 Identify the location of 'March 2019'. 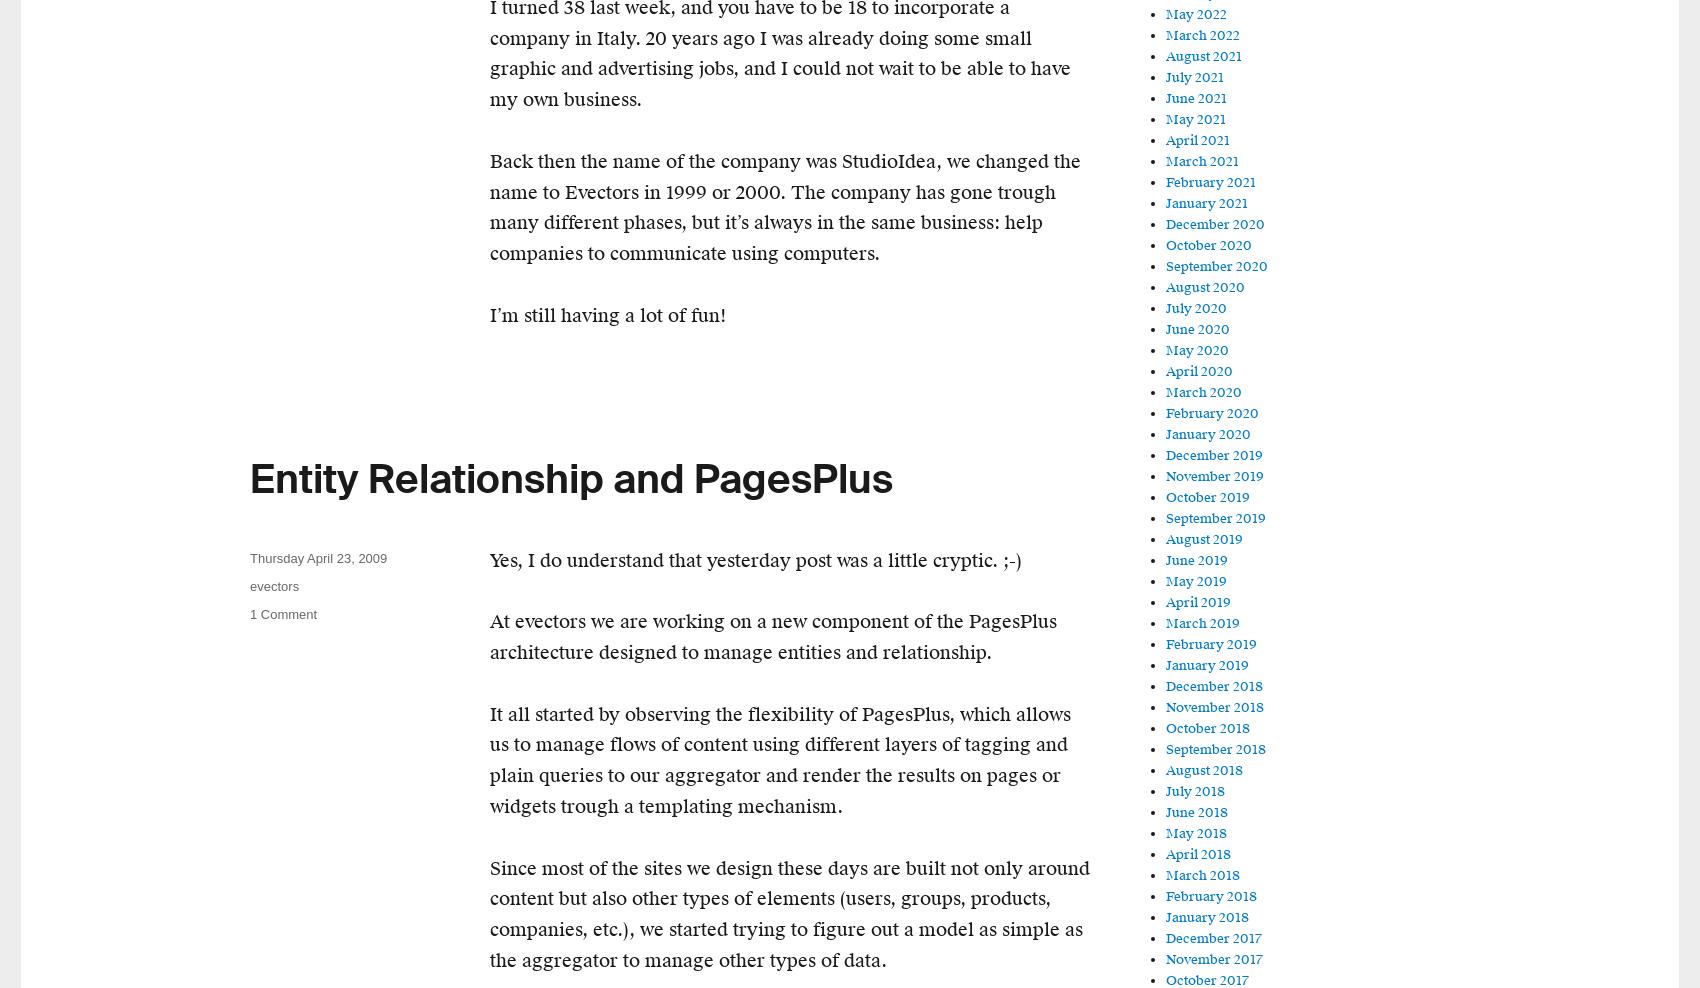
(1201, 623).